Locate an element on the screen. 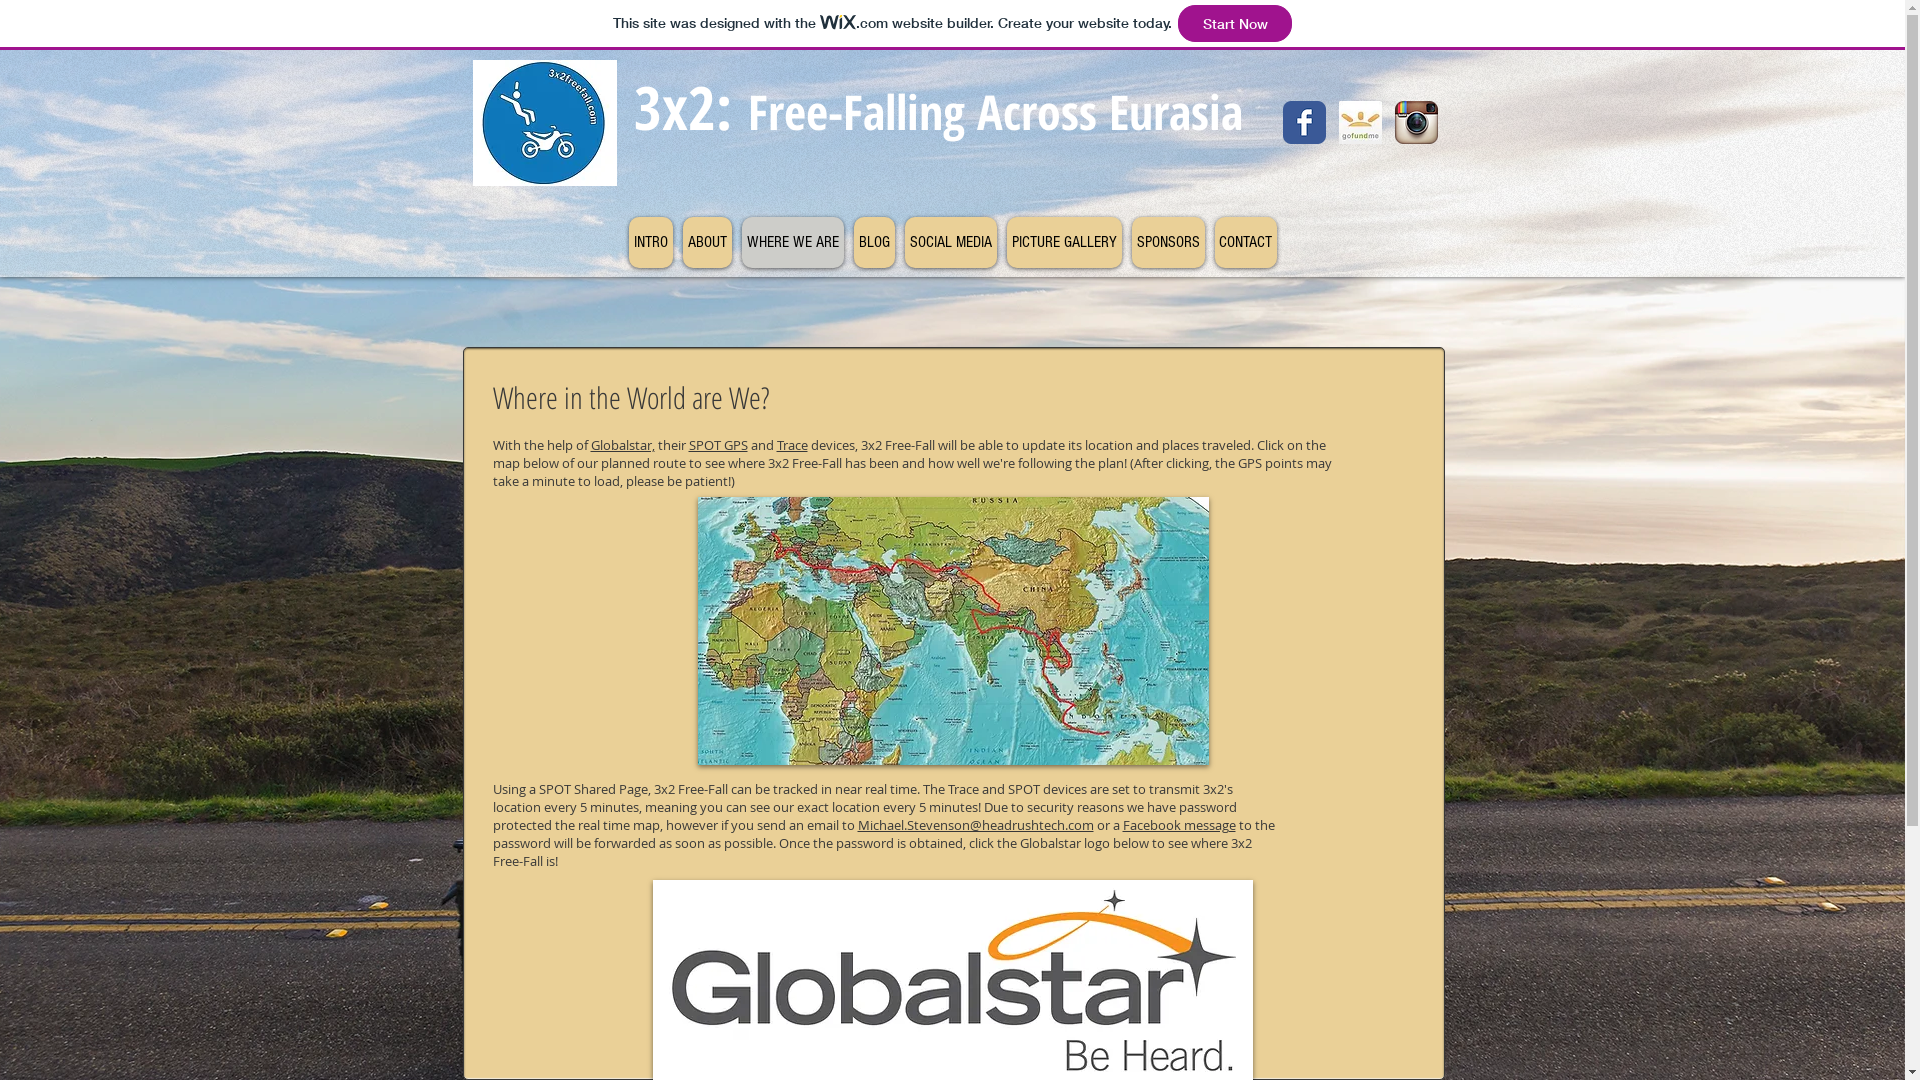 Image resolution: width=1920 pixels, height=1080 pixels. 'BLOG' is located at coordinates (854, 241).